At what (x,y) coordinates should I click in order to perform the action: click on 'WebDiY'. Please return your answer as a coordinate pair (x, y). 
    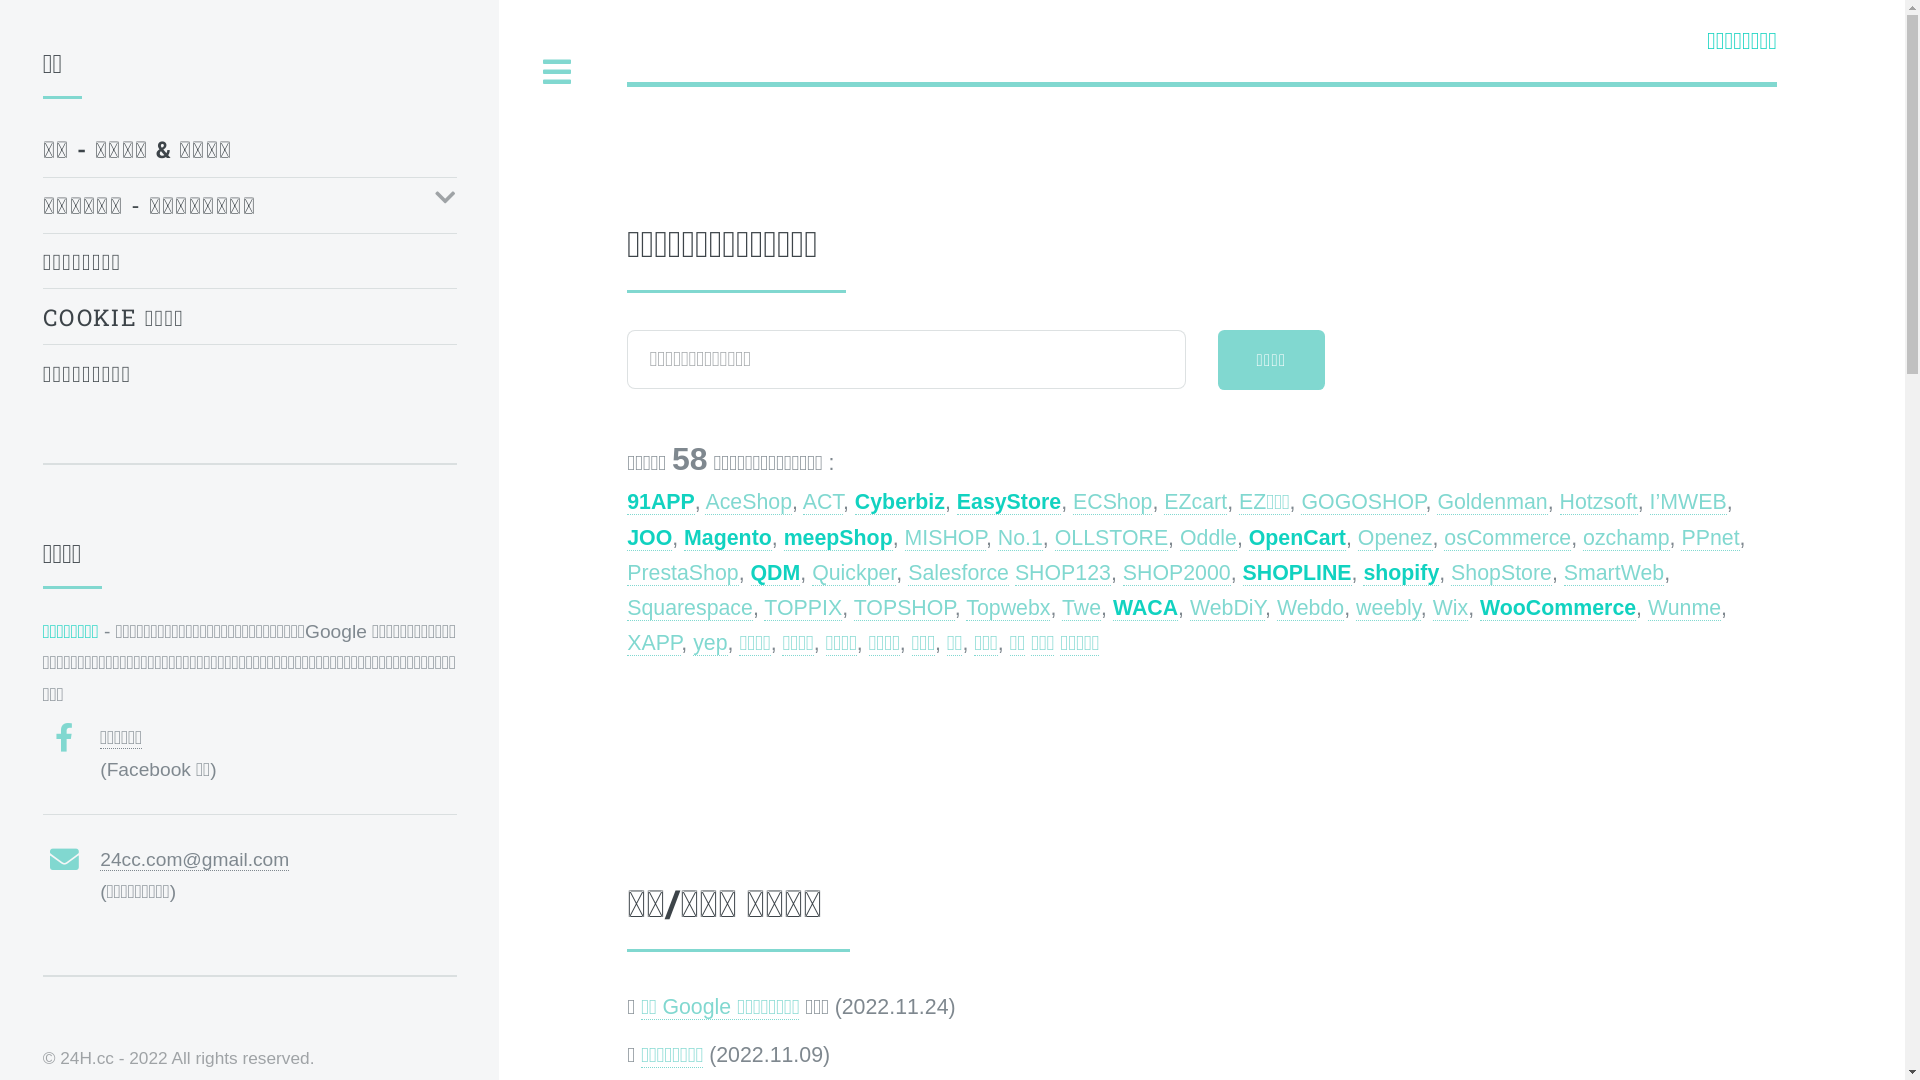
    Looking at the image, I should click on (1190, 607).